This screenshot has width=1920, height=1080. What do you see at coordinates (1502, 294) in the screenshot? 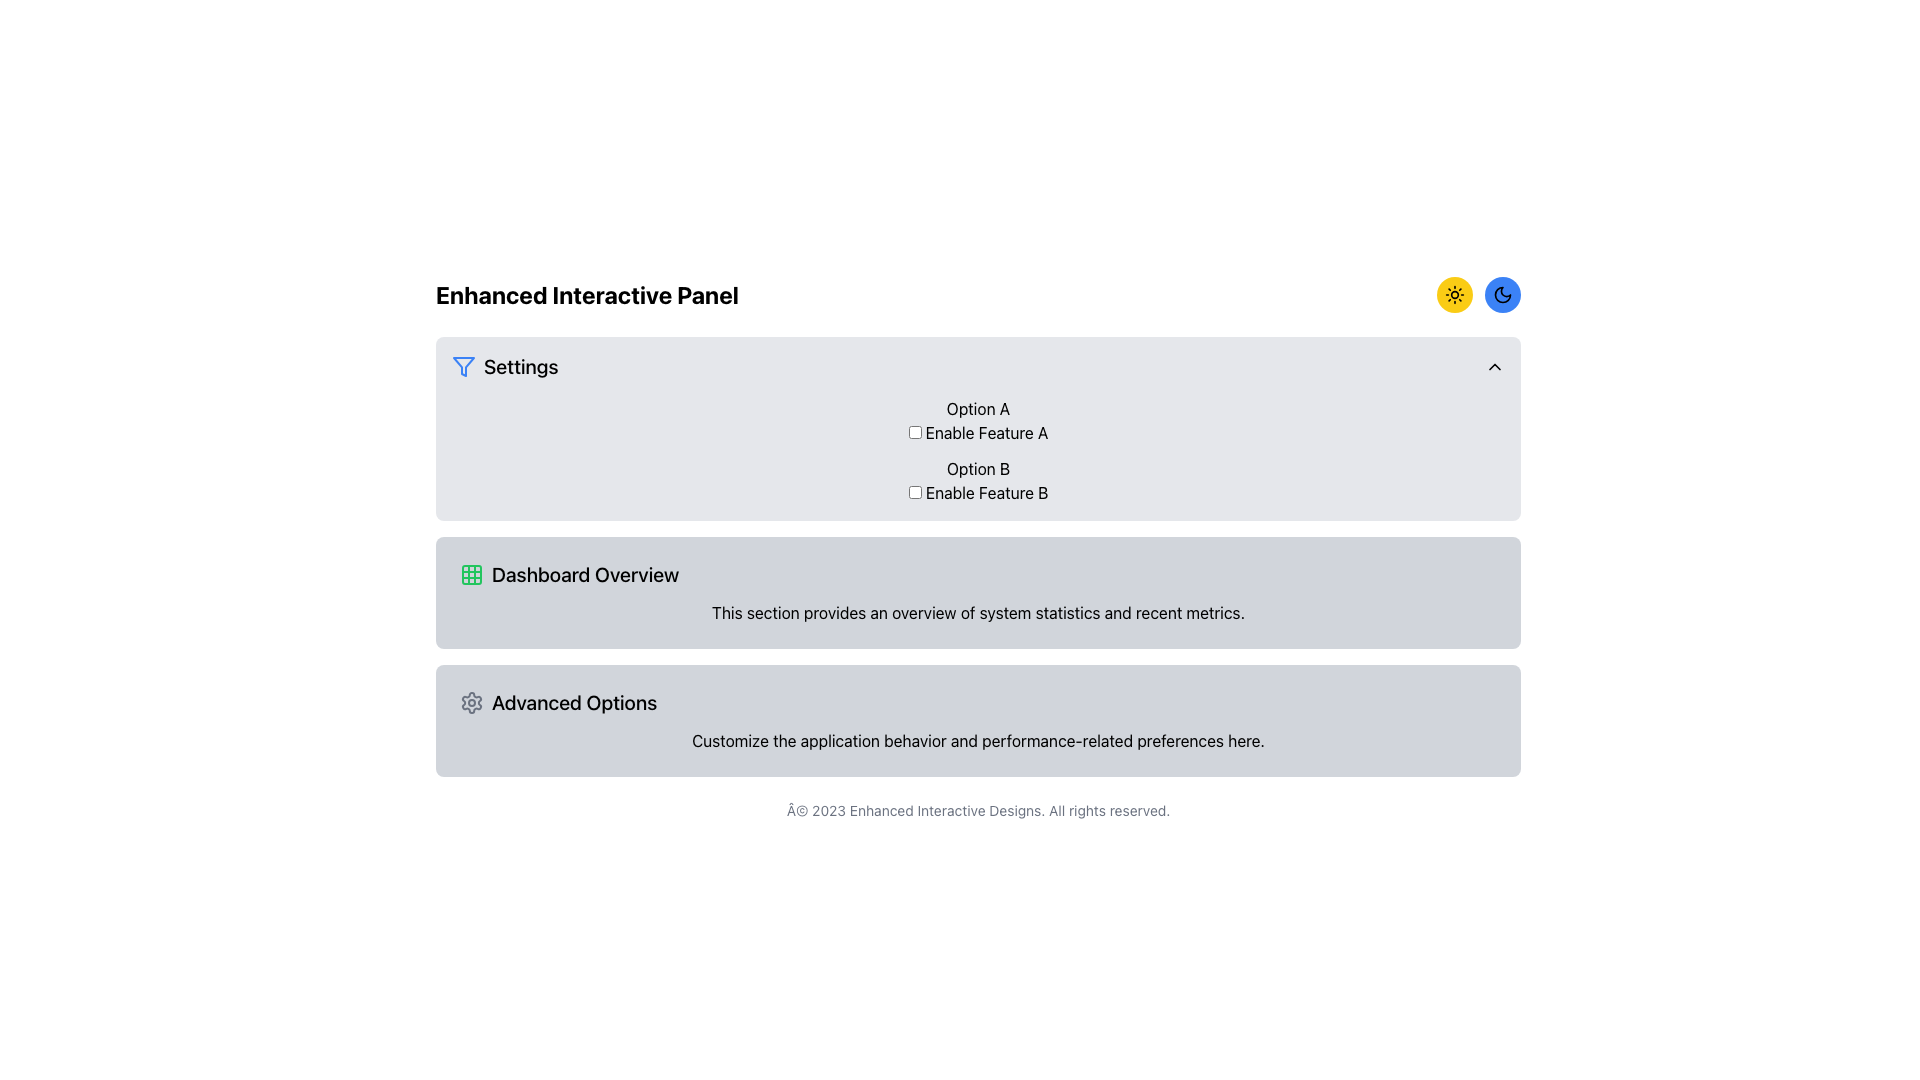
I see `the toggle button for dark mode, which is the rightmost button featuring a moon icon located in the upper-right corner of the interface` at bounding box center [1502, 294].